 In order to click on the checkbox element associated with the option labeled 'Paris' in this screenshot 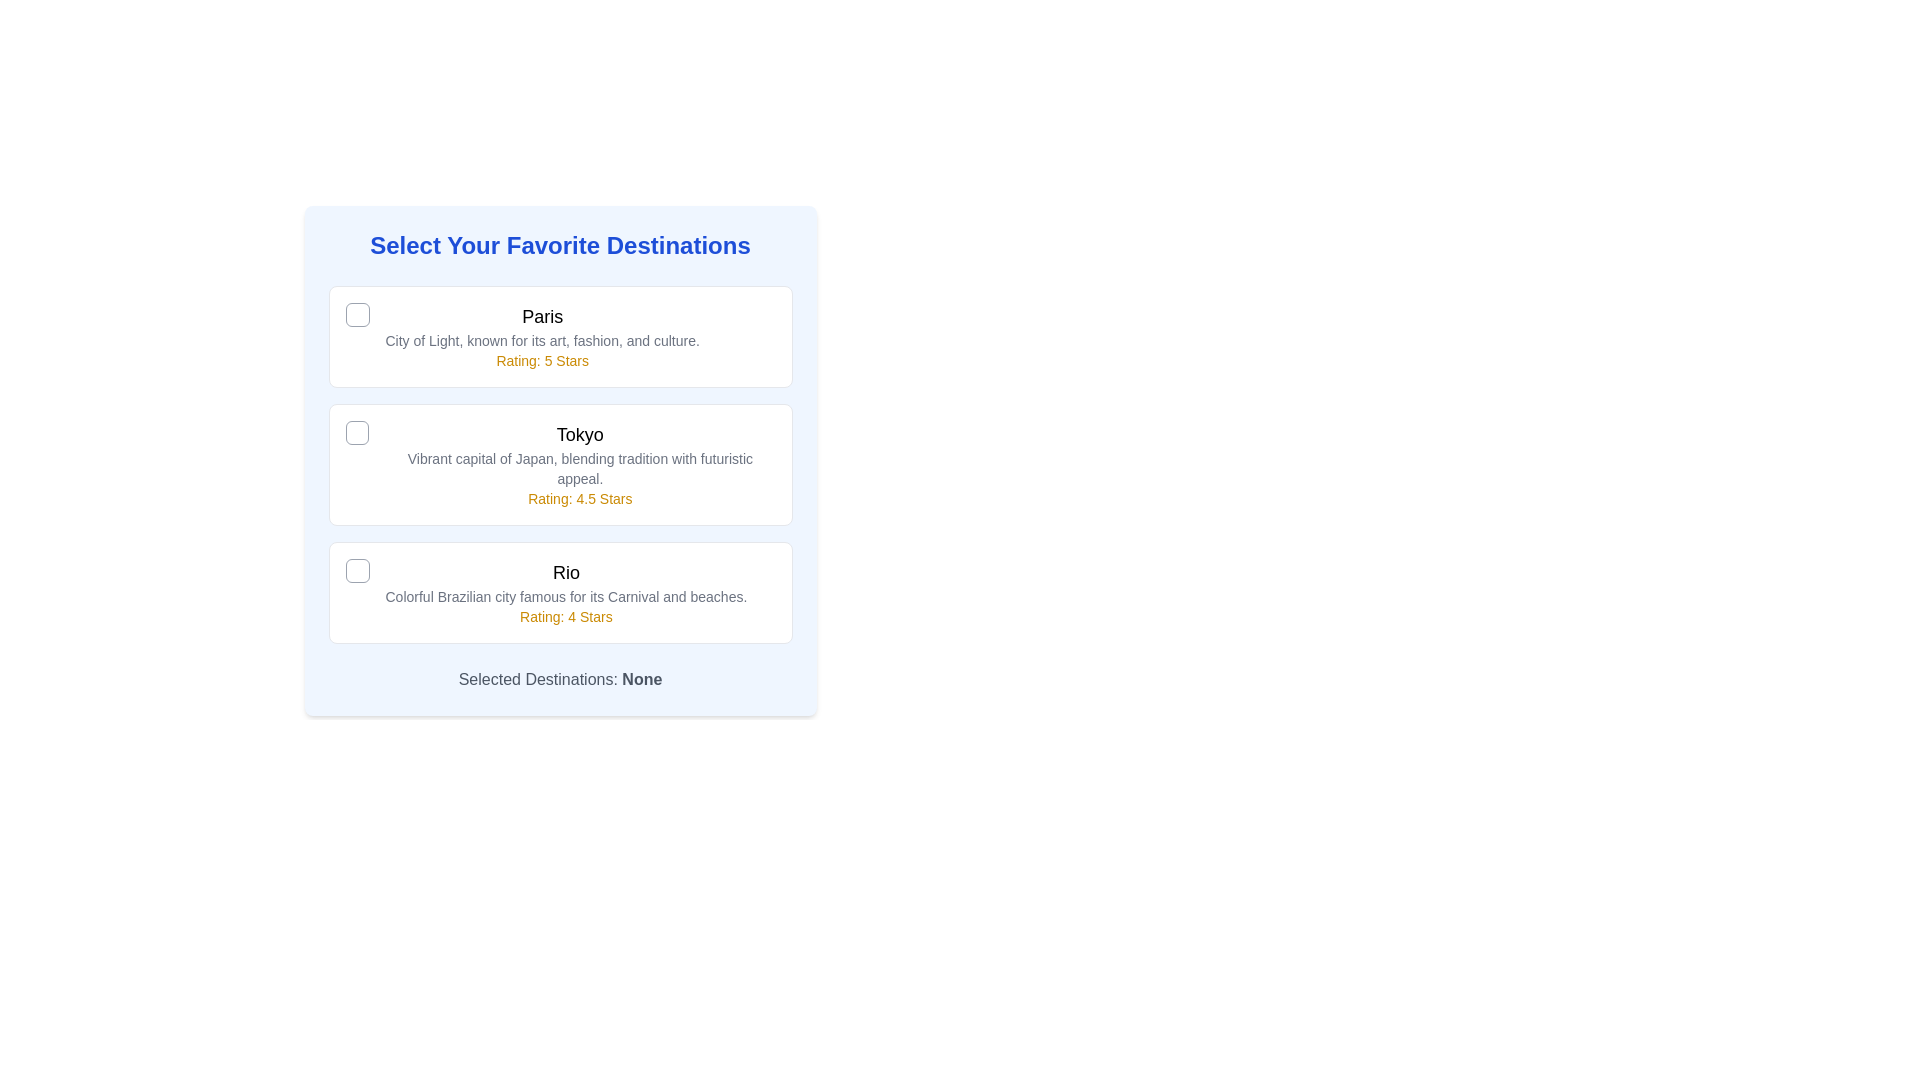, I will do `click(357, 315)`.